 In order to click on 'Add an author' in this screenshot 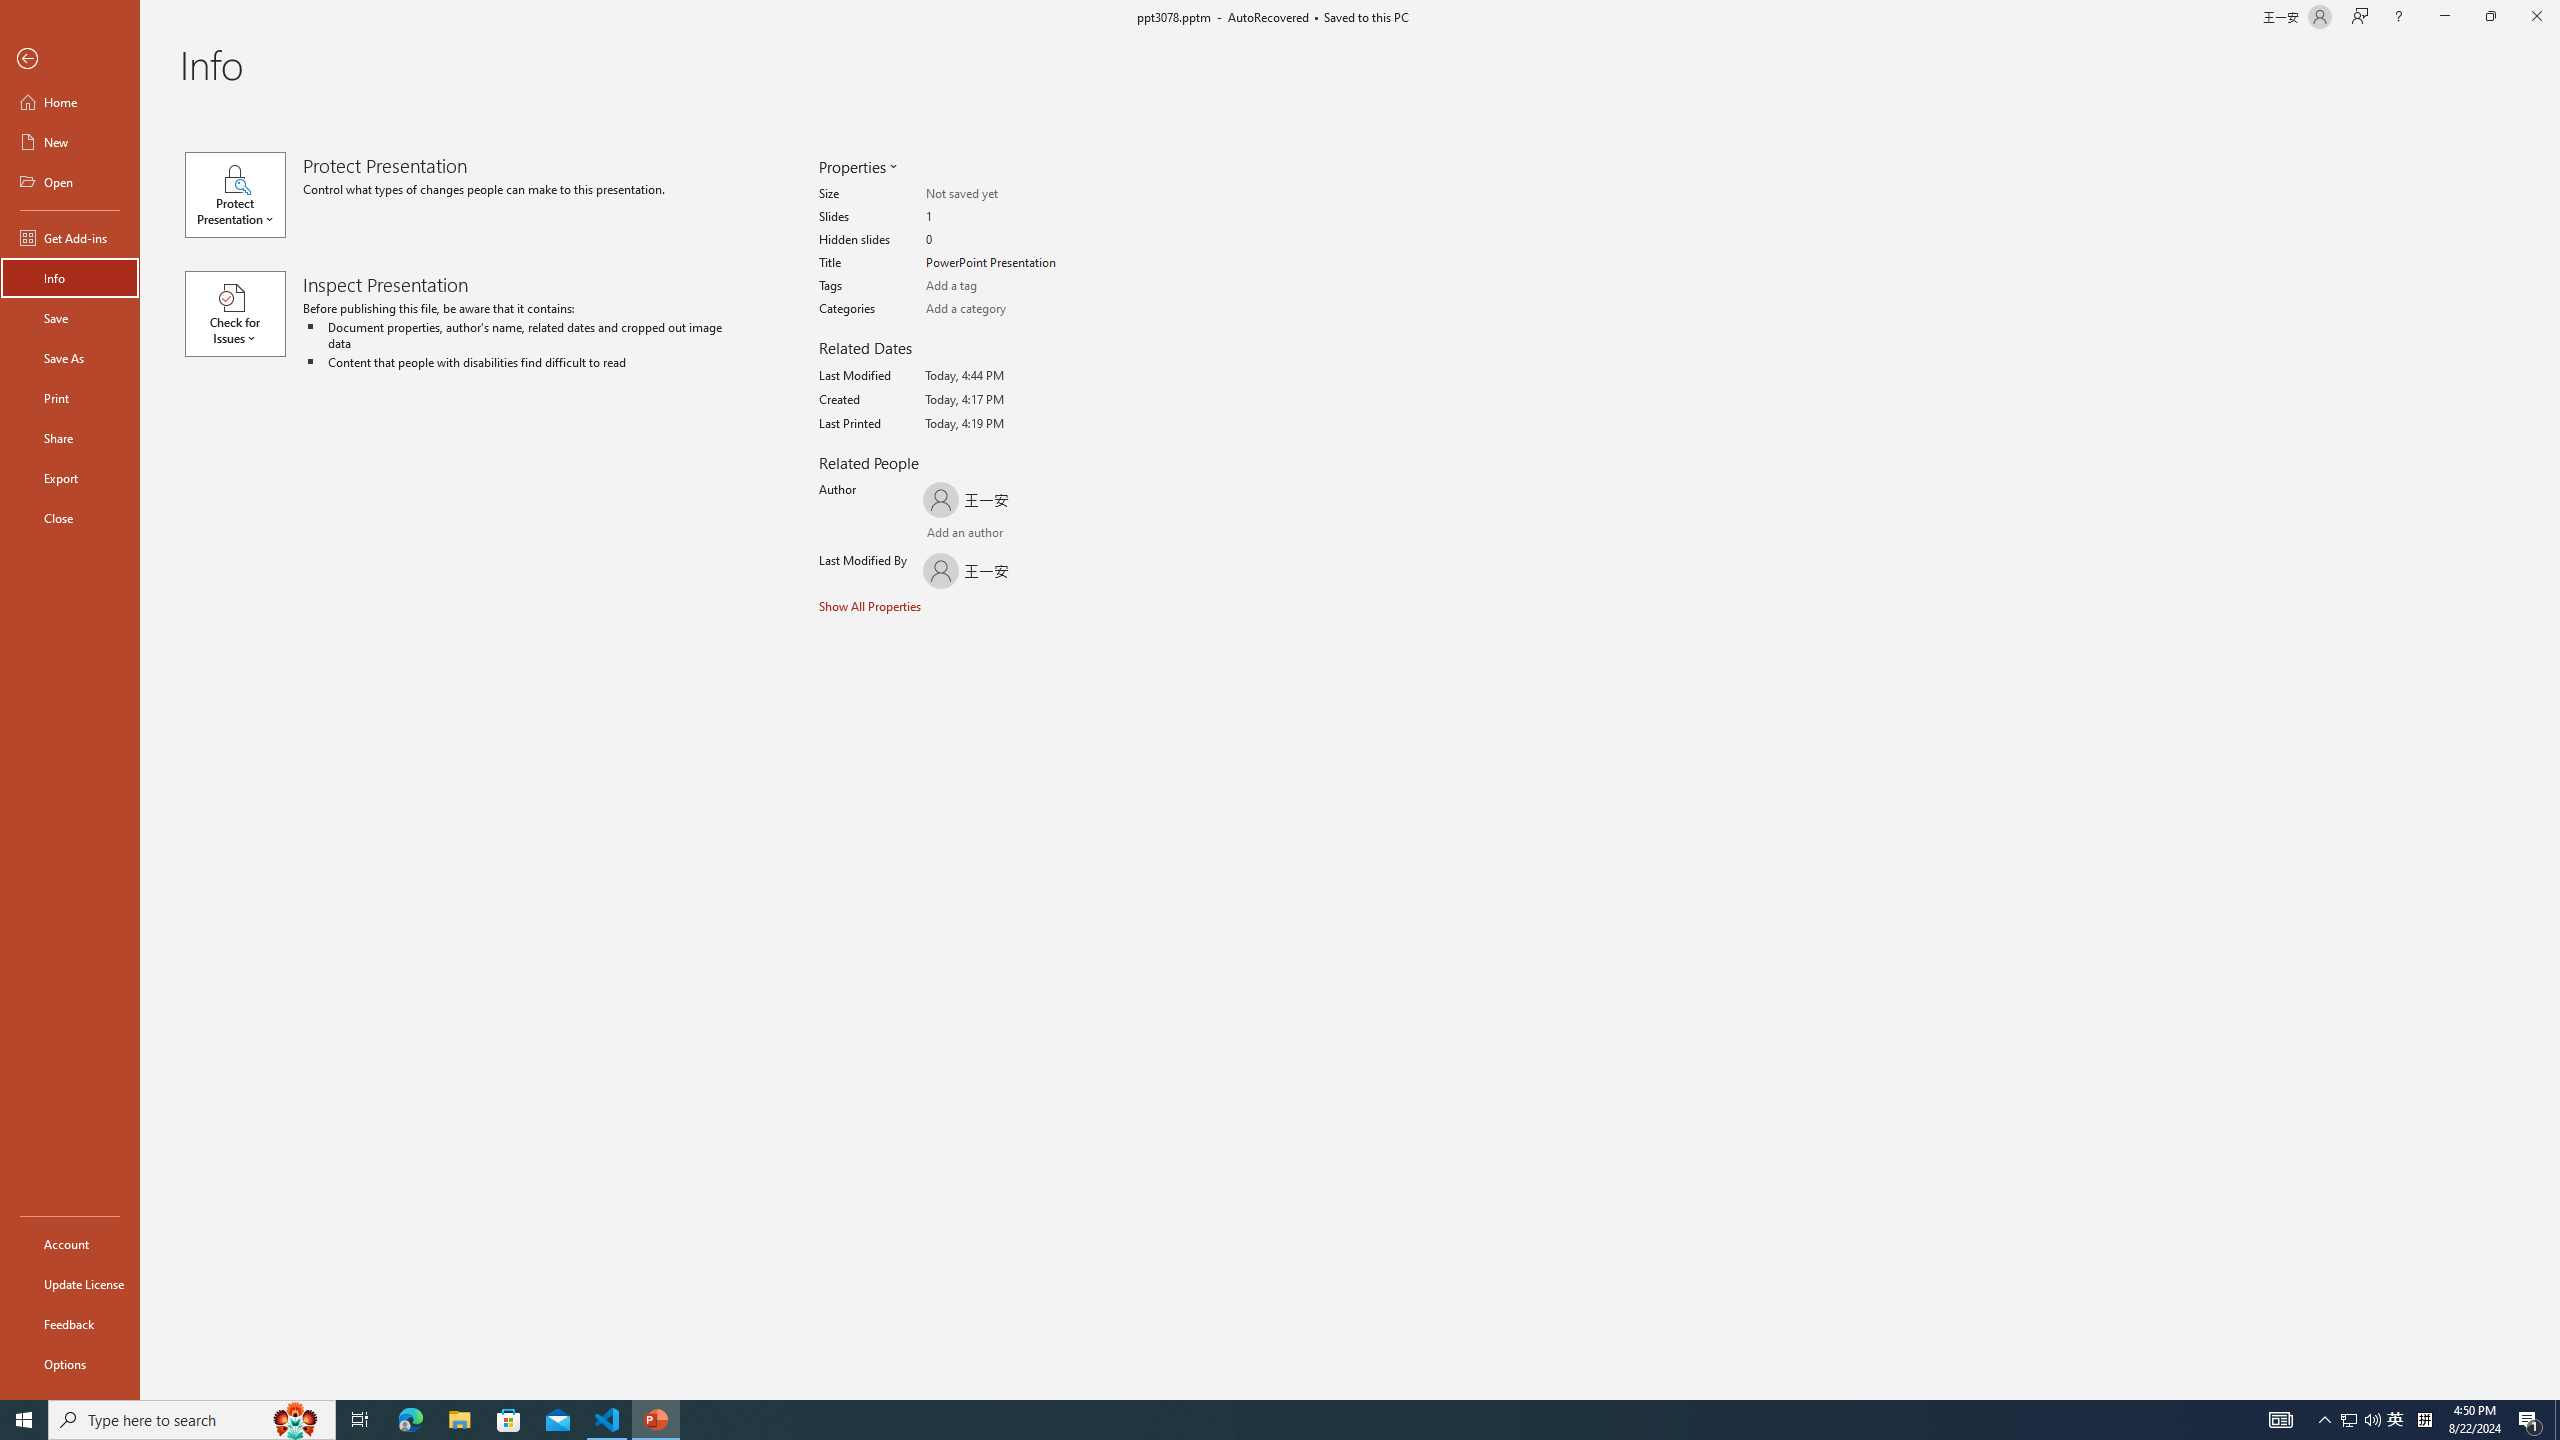, I will do `click(946, 533)`.